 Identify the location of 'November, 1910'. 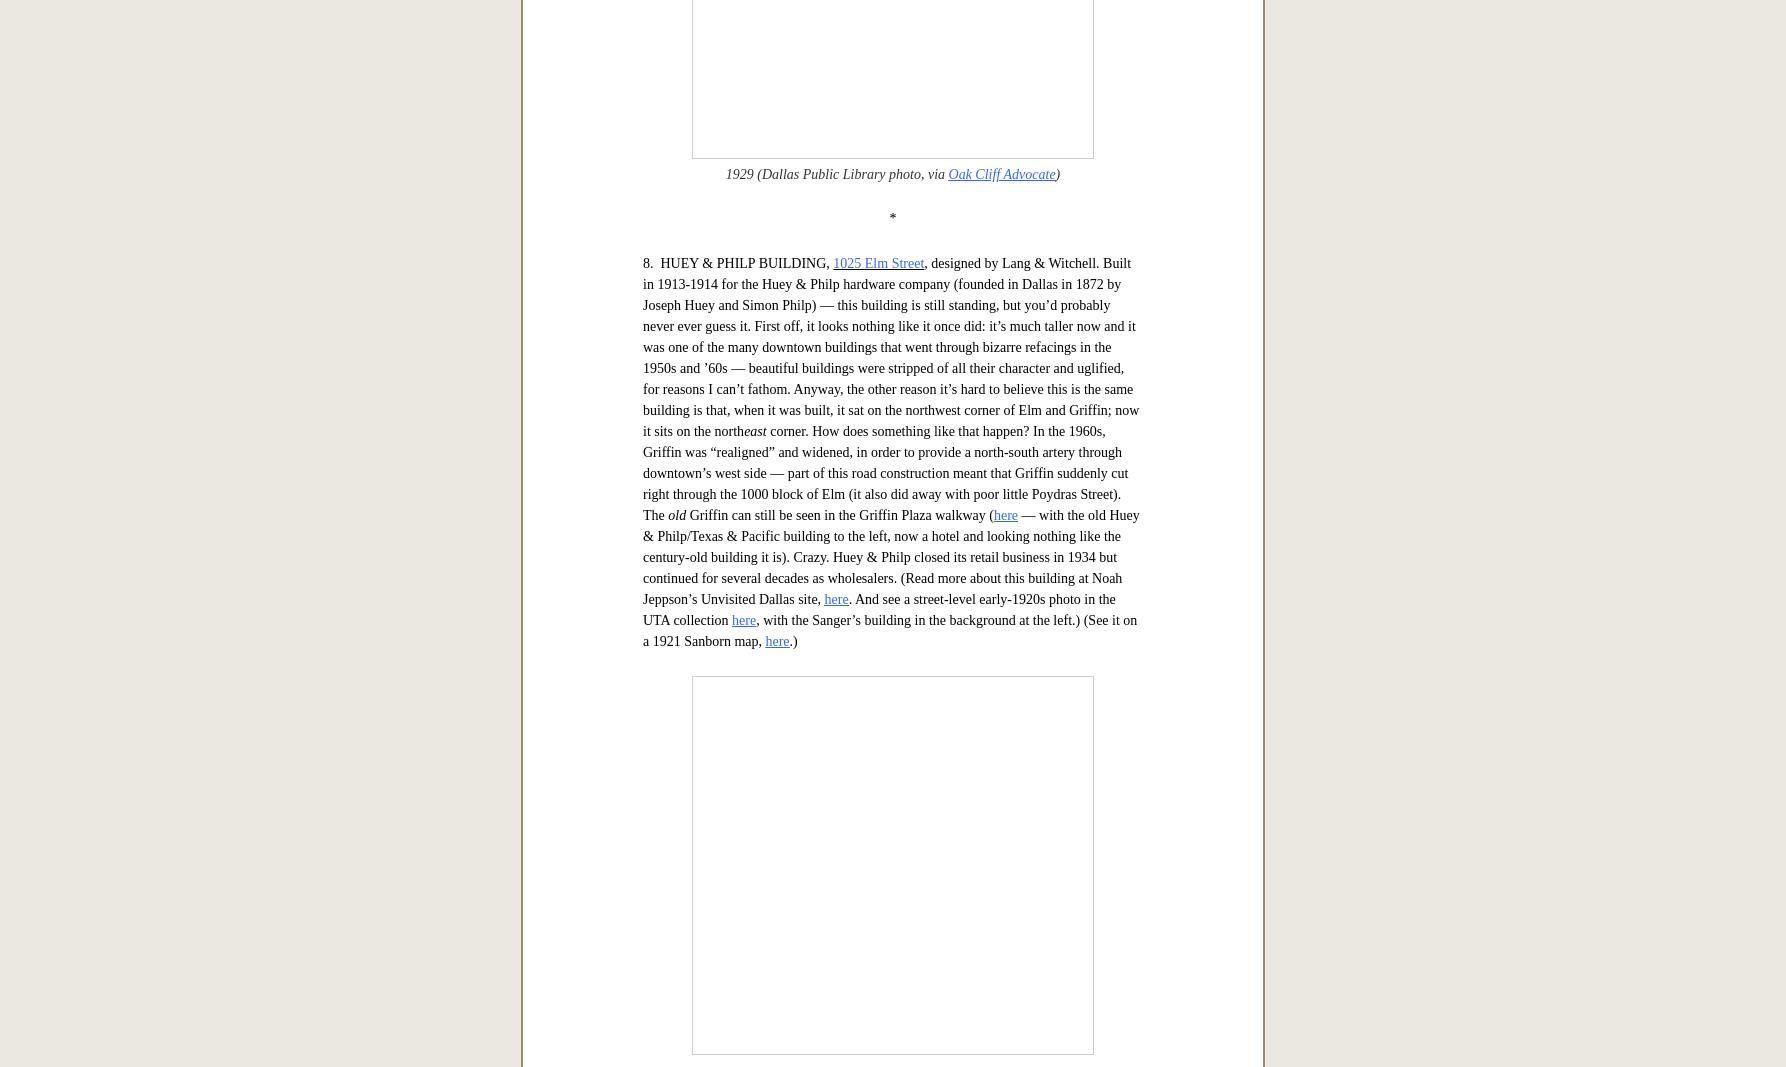
(845, 72).